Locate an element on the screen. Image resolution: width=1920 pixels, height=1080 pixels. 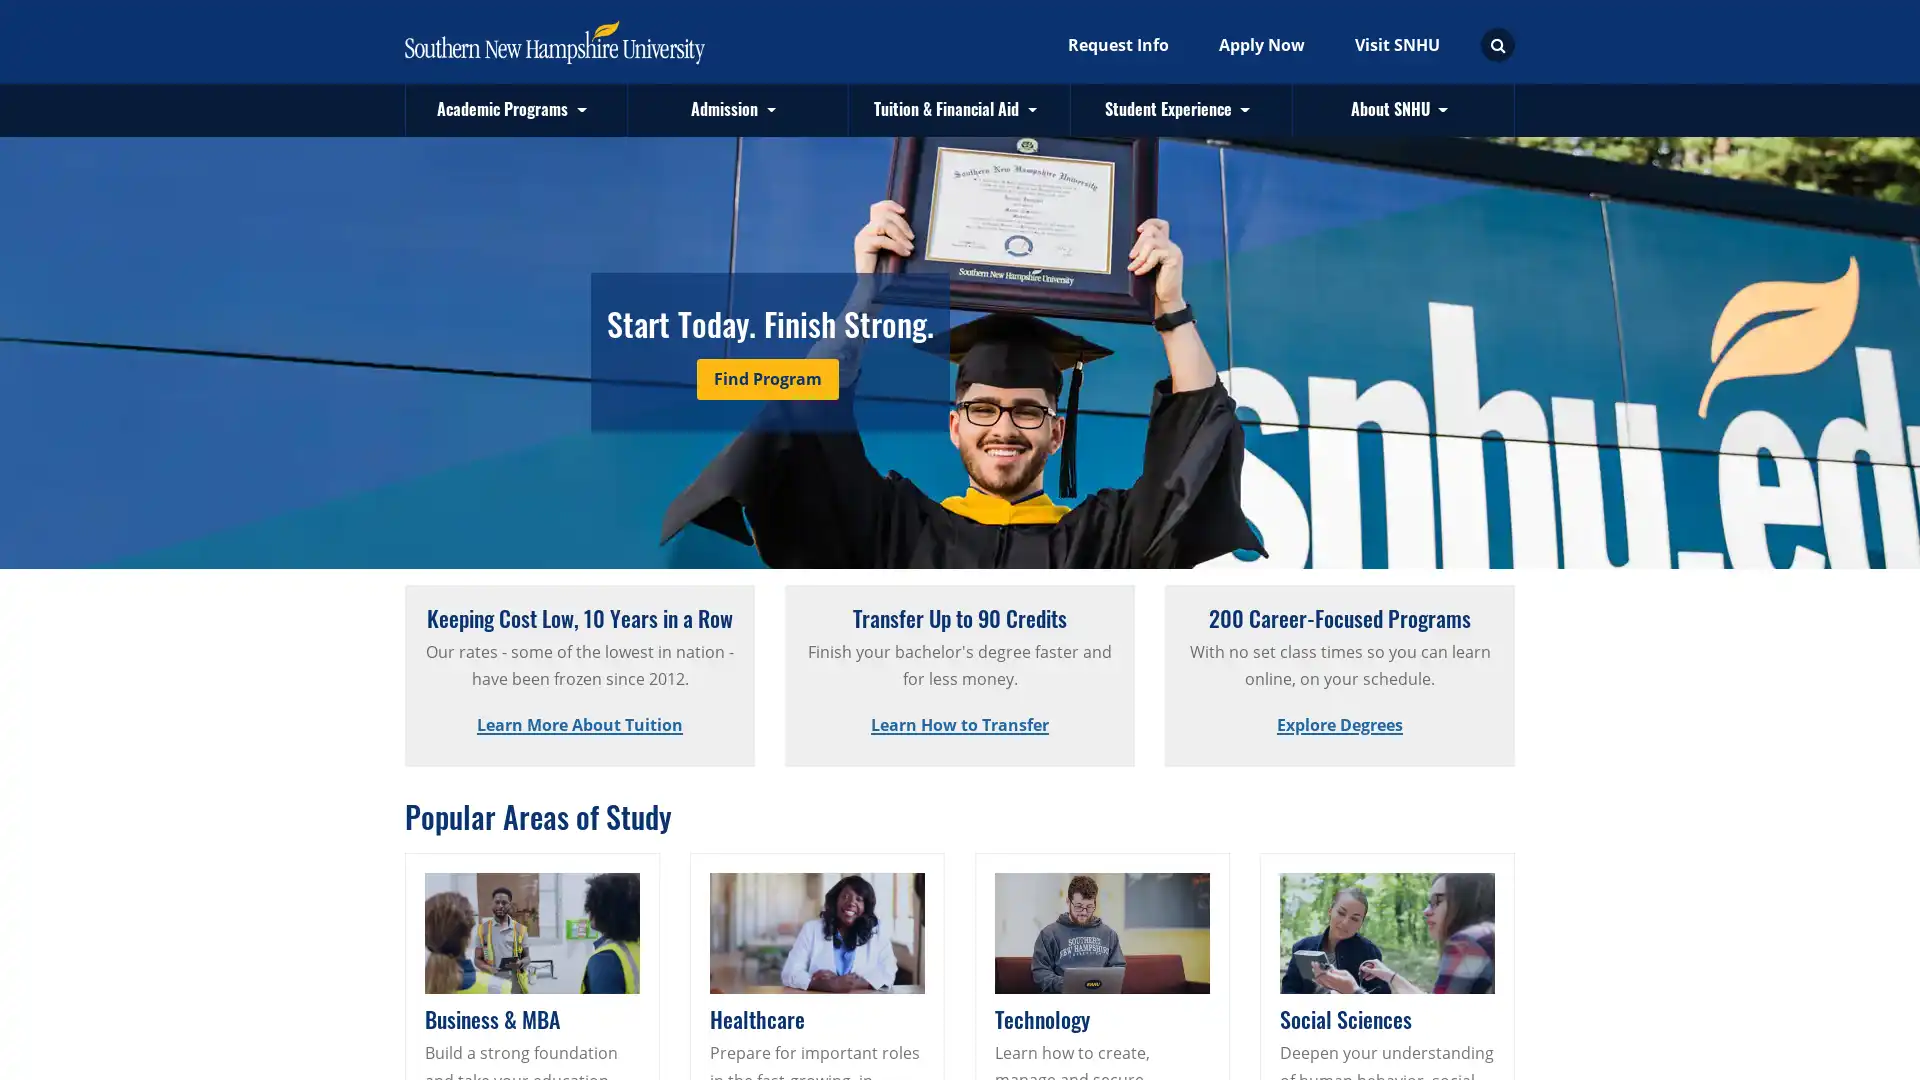
Find Program is located at coordinates (767, 379).